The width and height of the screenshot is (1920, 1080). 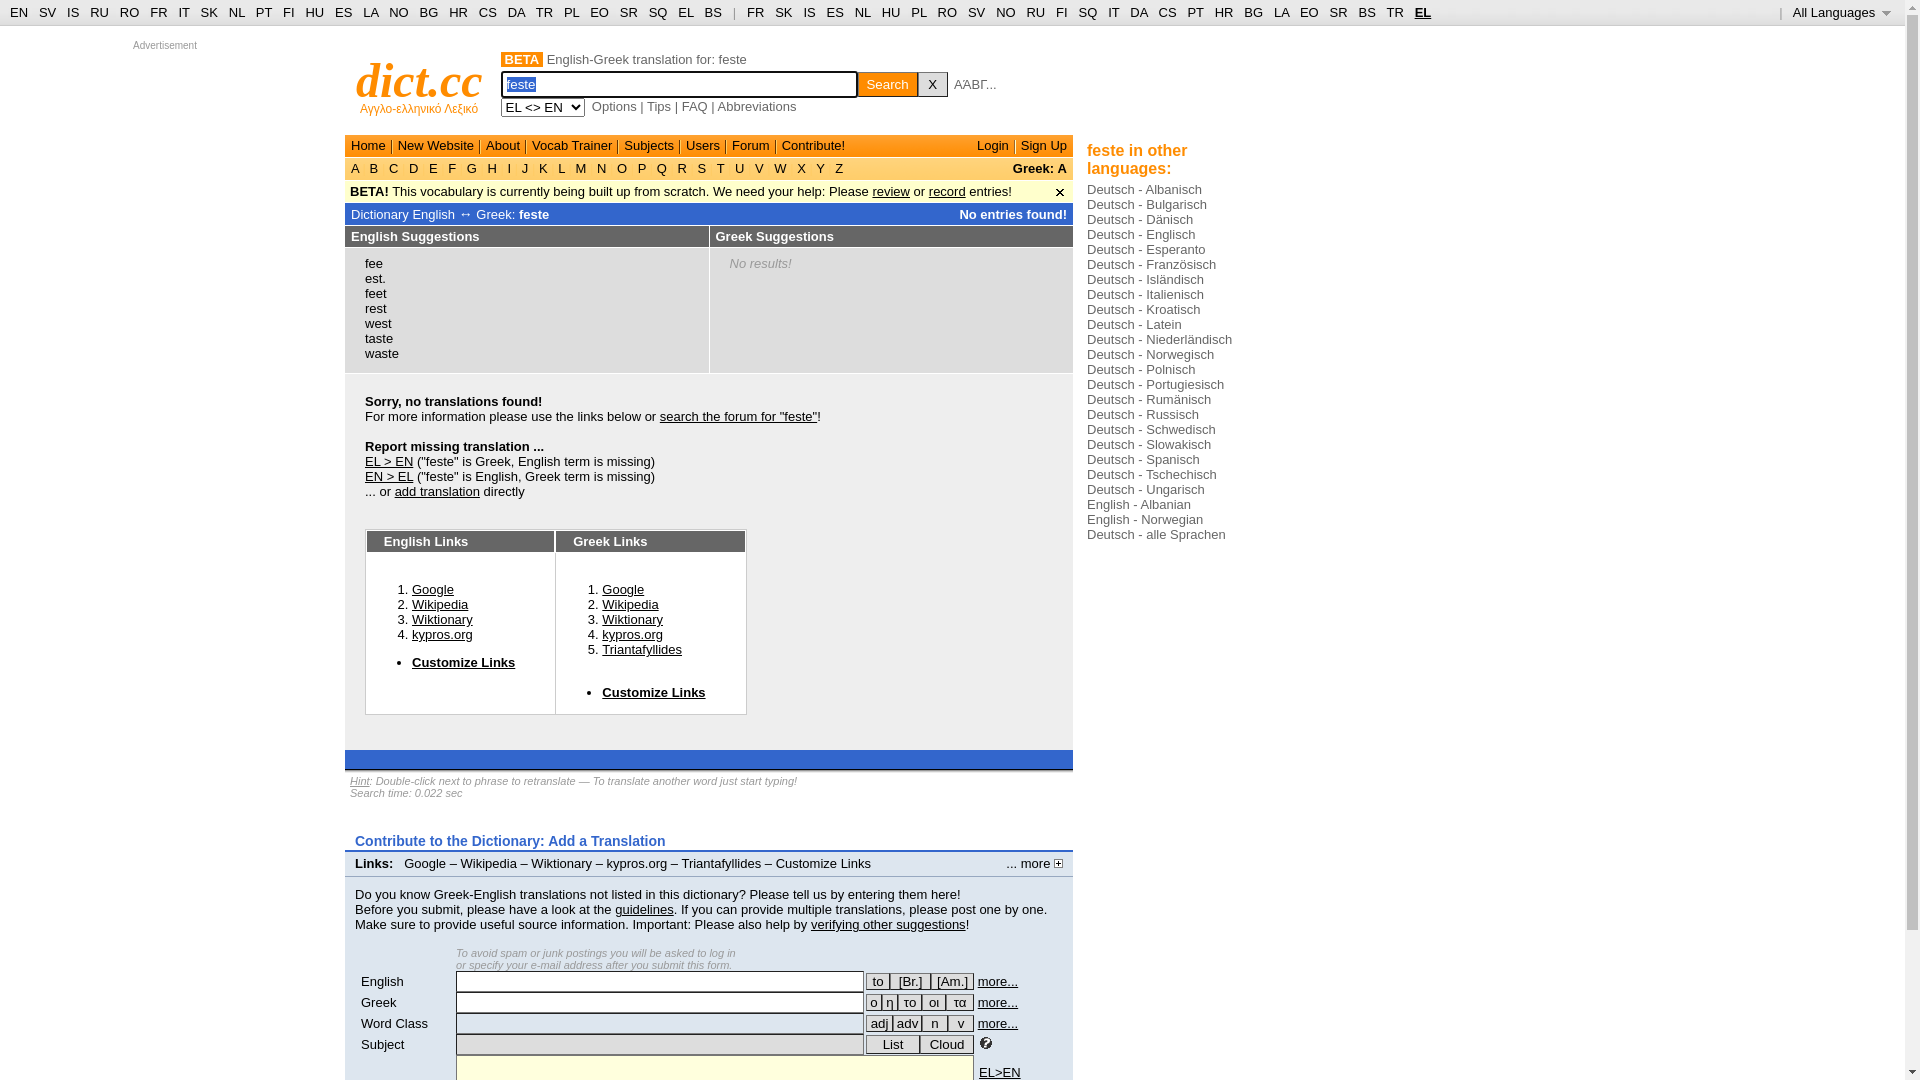 What do you see at coordinates (695, 106) in the screenshot?
I see `'FAQ'` at bounding box center [695, 106].